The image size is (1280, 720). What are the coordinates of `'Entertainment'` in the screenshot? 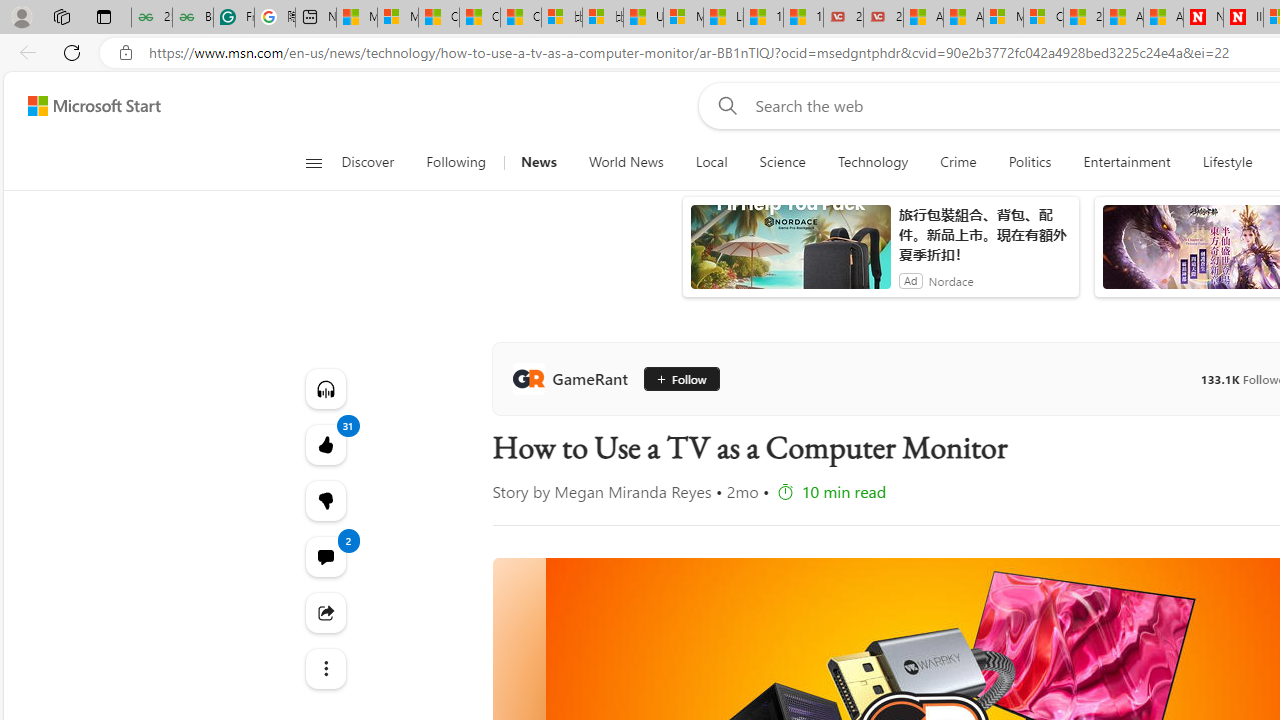 It's located at (1127, 162).